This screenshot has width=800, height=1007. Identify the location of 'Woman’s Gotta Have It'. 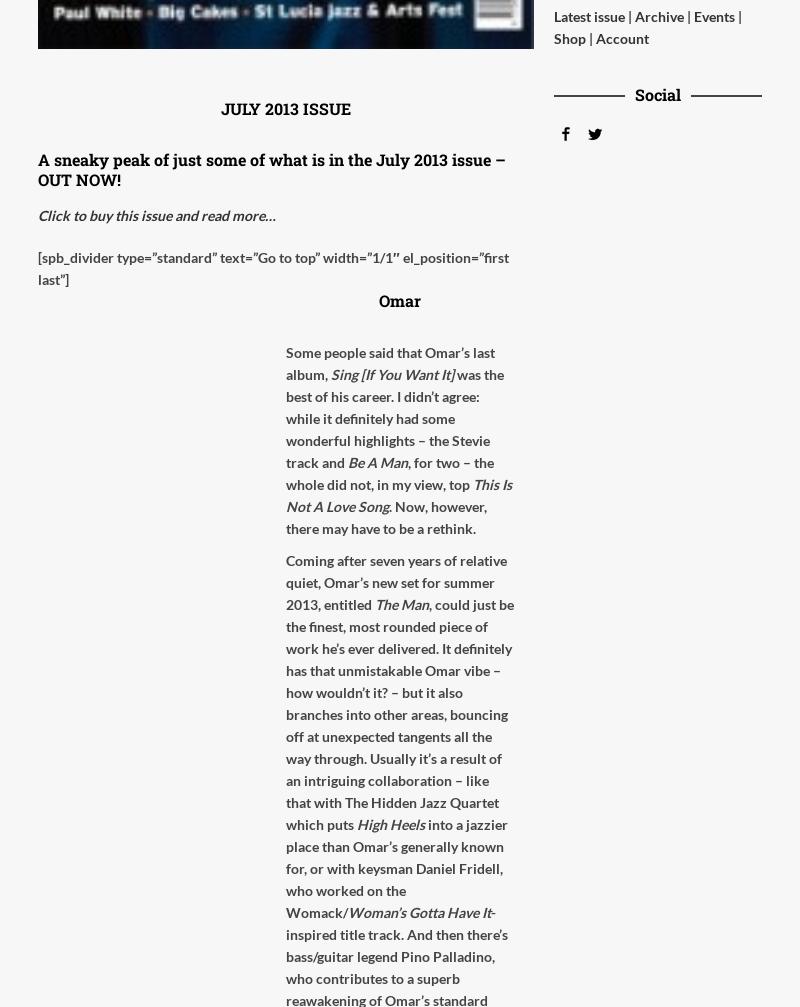
(419, 911).